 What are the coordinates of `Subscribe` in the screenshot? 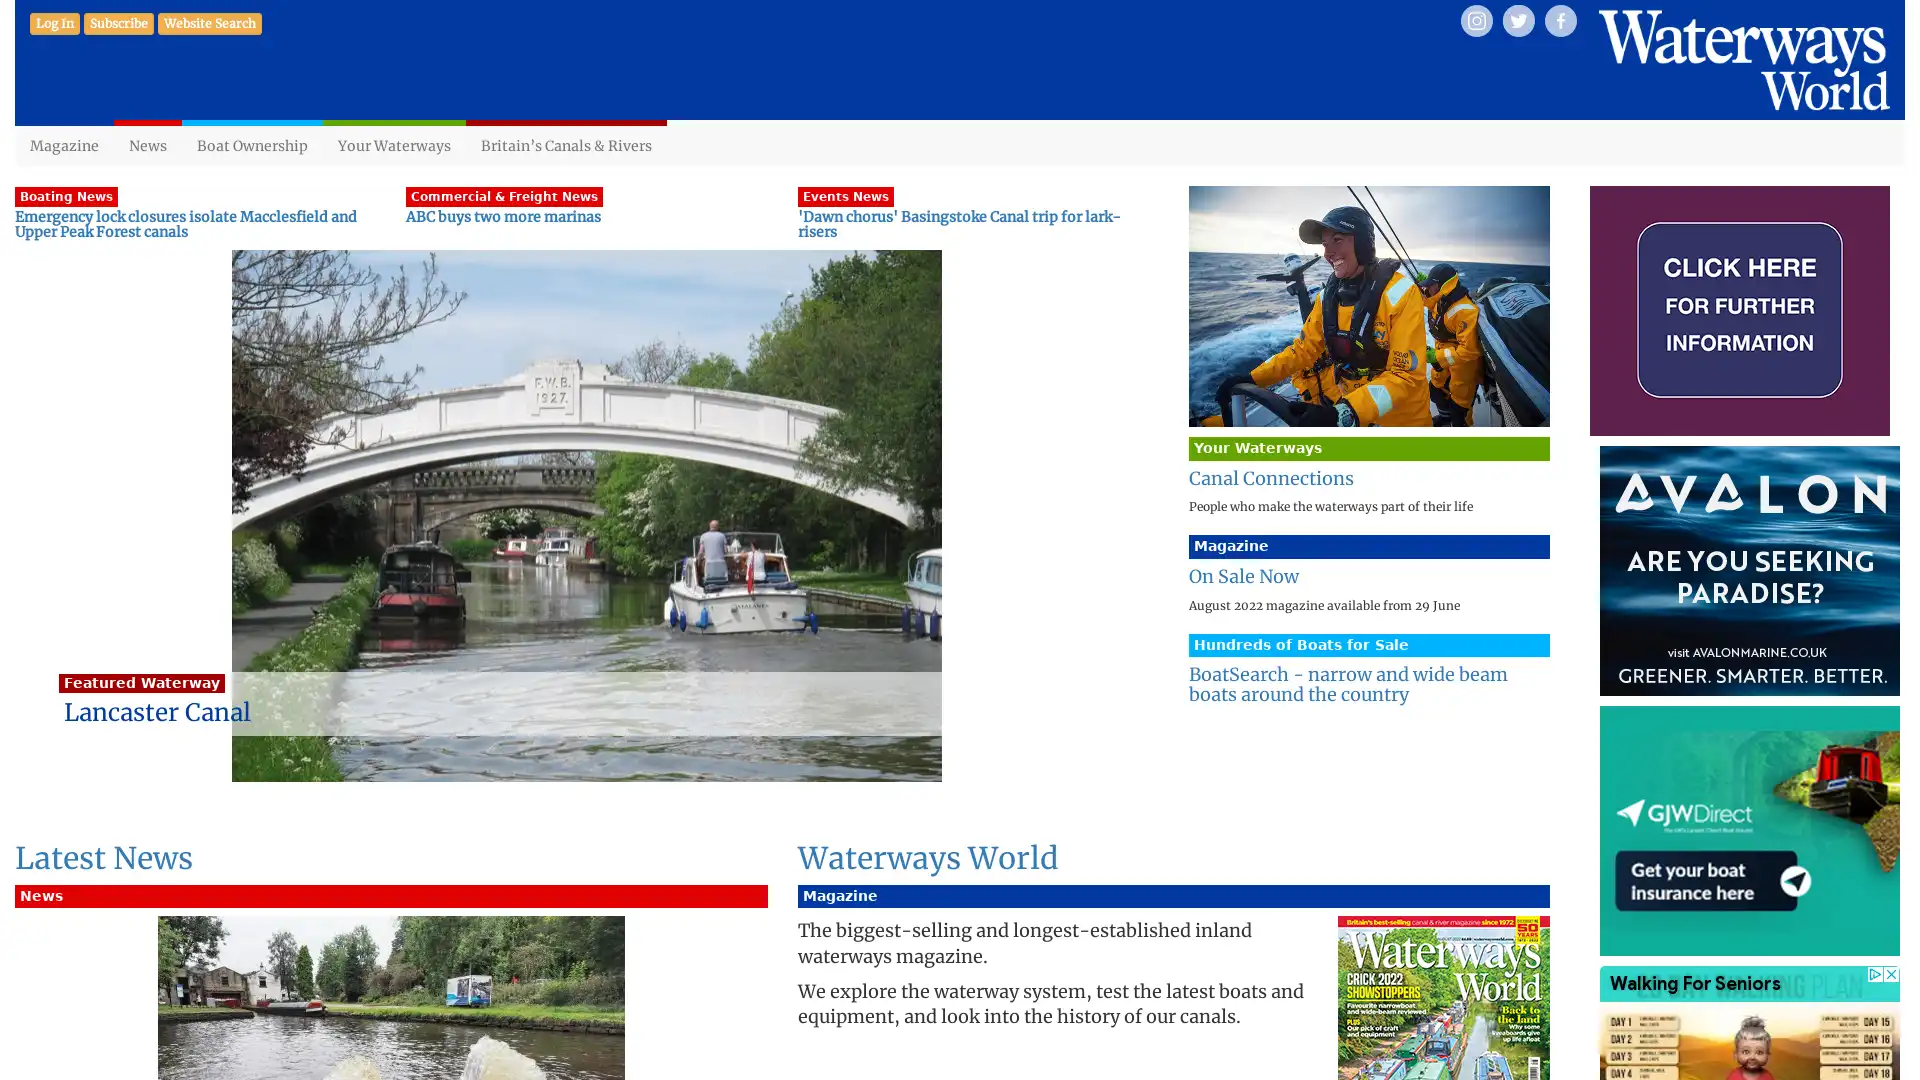 It's located at (118, 23).